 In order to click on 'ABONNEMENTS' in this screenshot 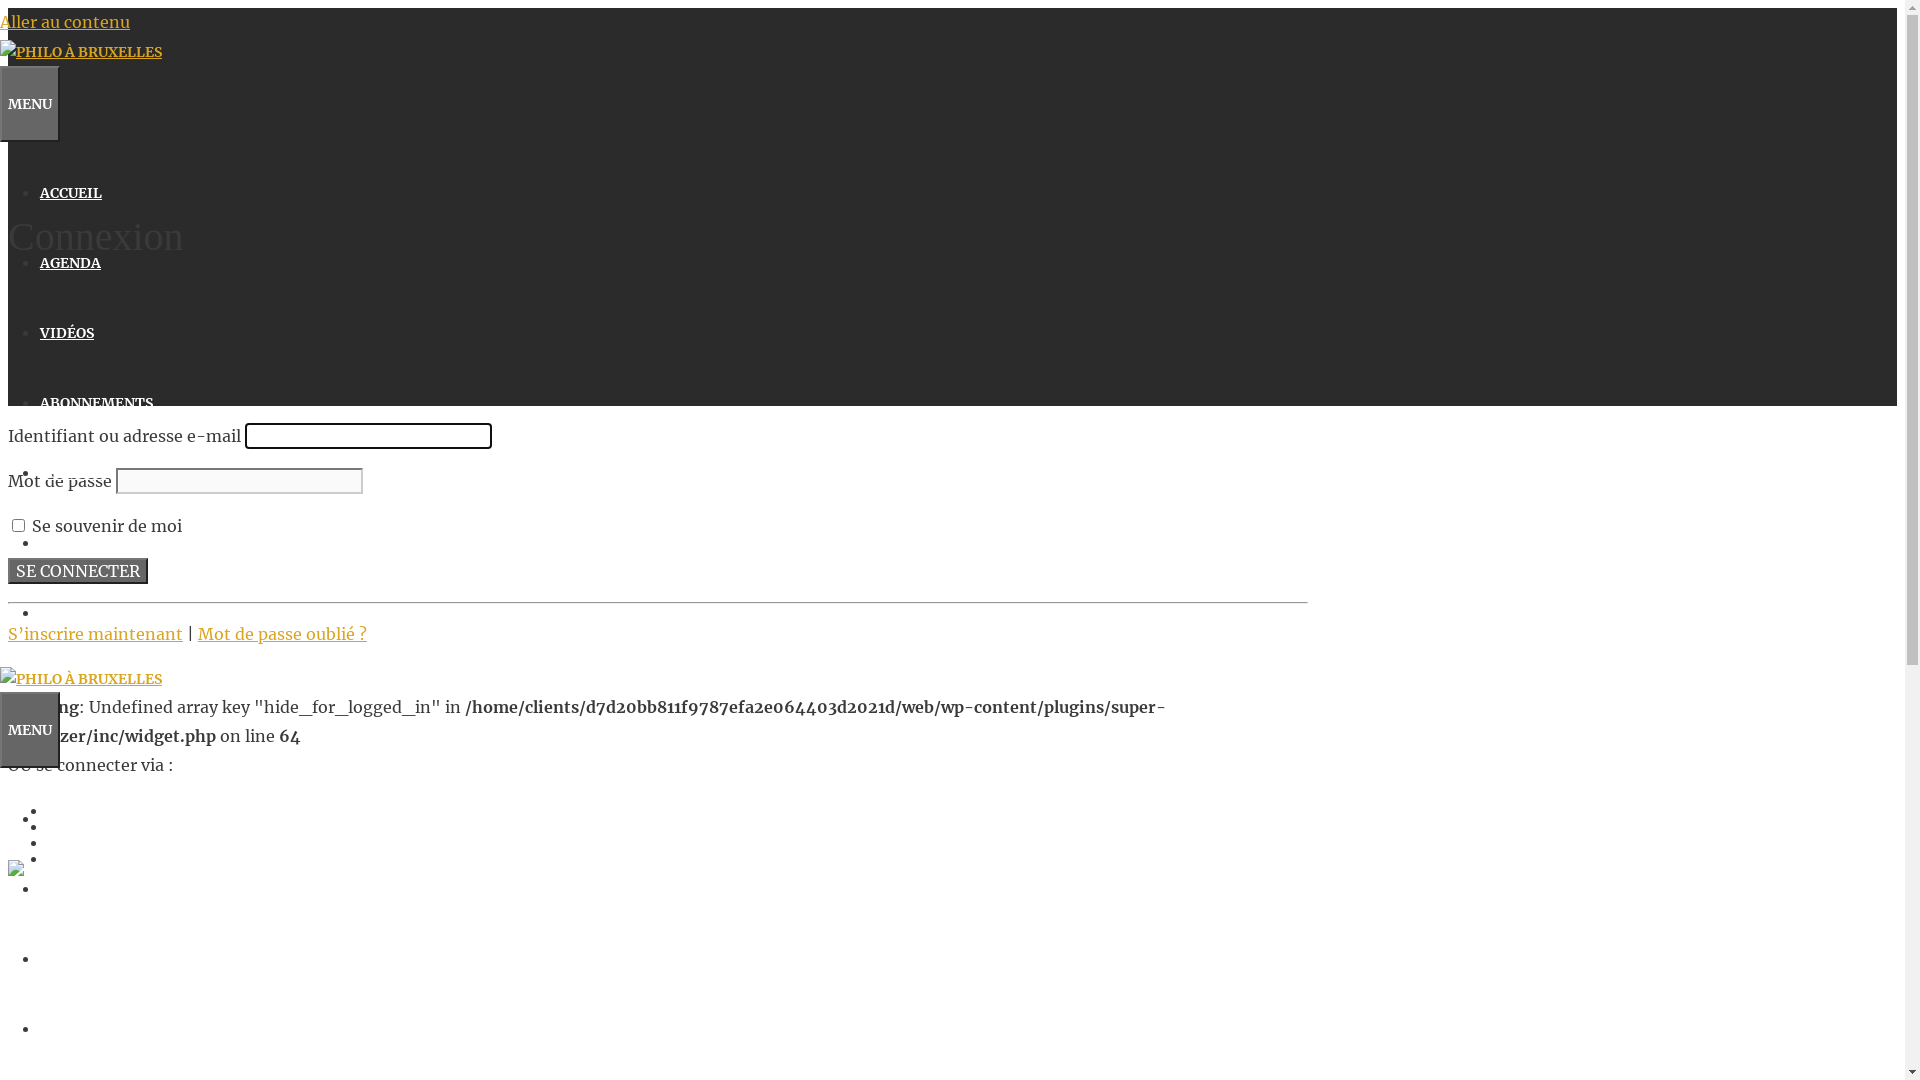, I will do `click(39, 1029)`.